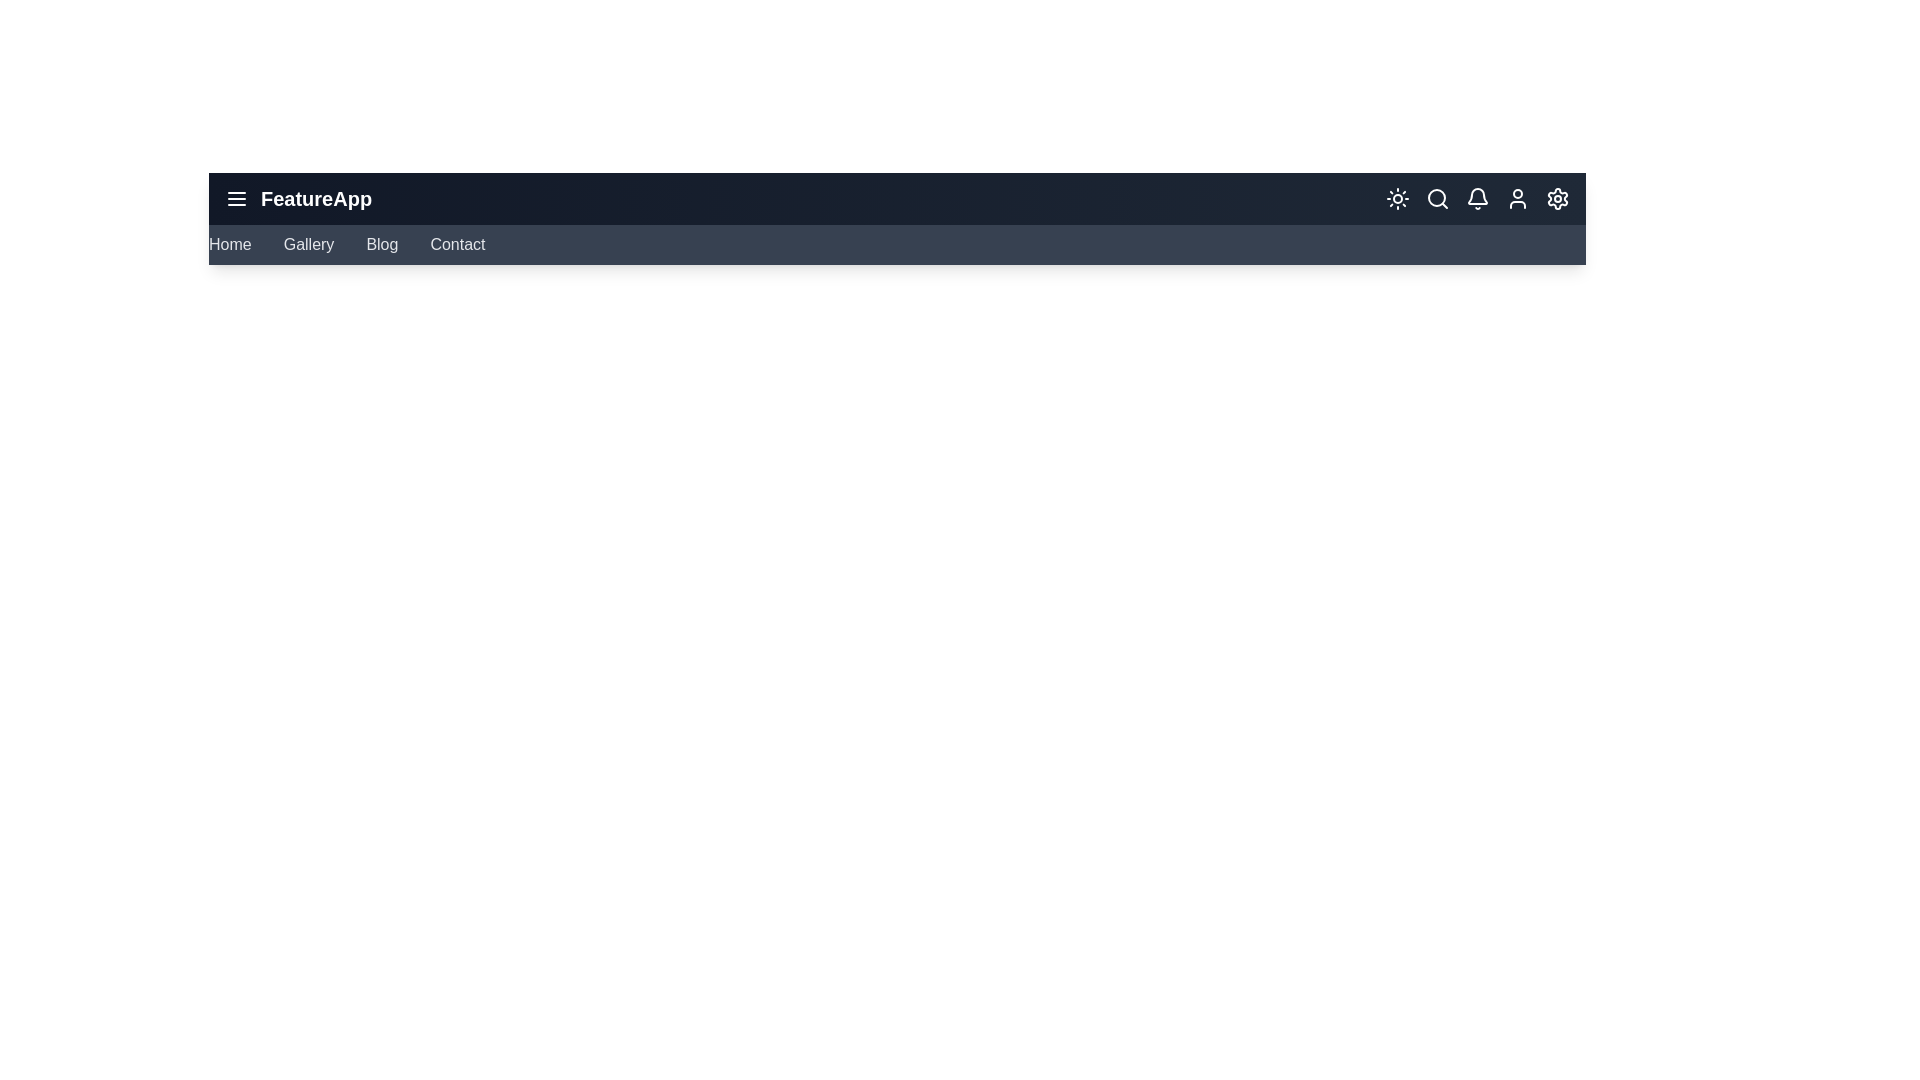 The height and width of the screenshot is (1080, 1920). What do you see at coordinates (307, 244) in the screenshot?
I see `the navigation menu item Gallery` at bounding box center [307, 244].